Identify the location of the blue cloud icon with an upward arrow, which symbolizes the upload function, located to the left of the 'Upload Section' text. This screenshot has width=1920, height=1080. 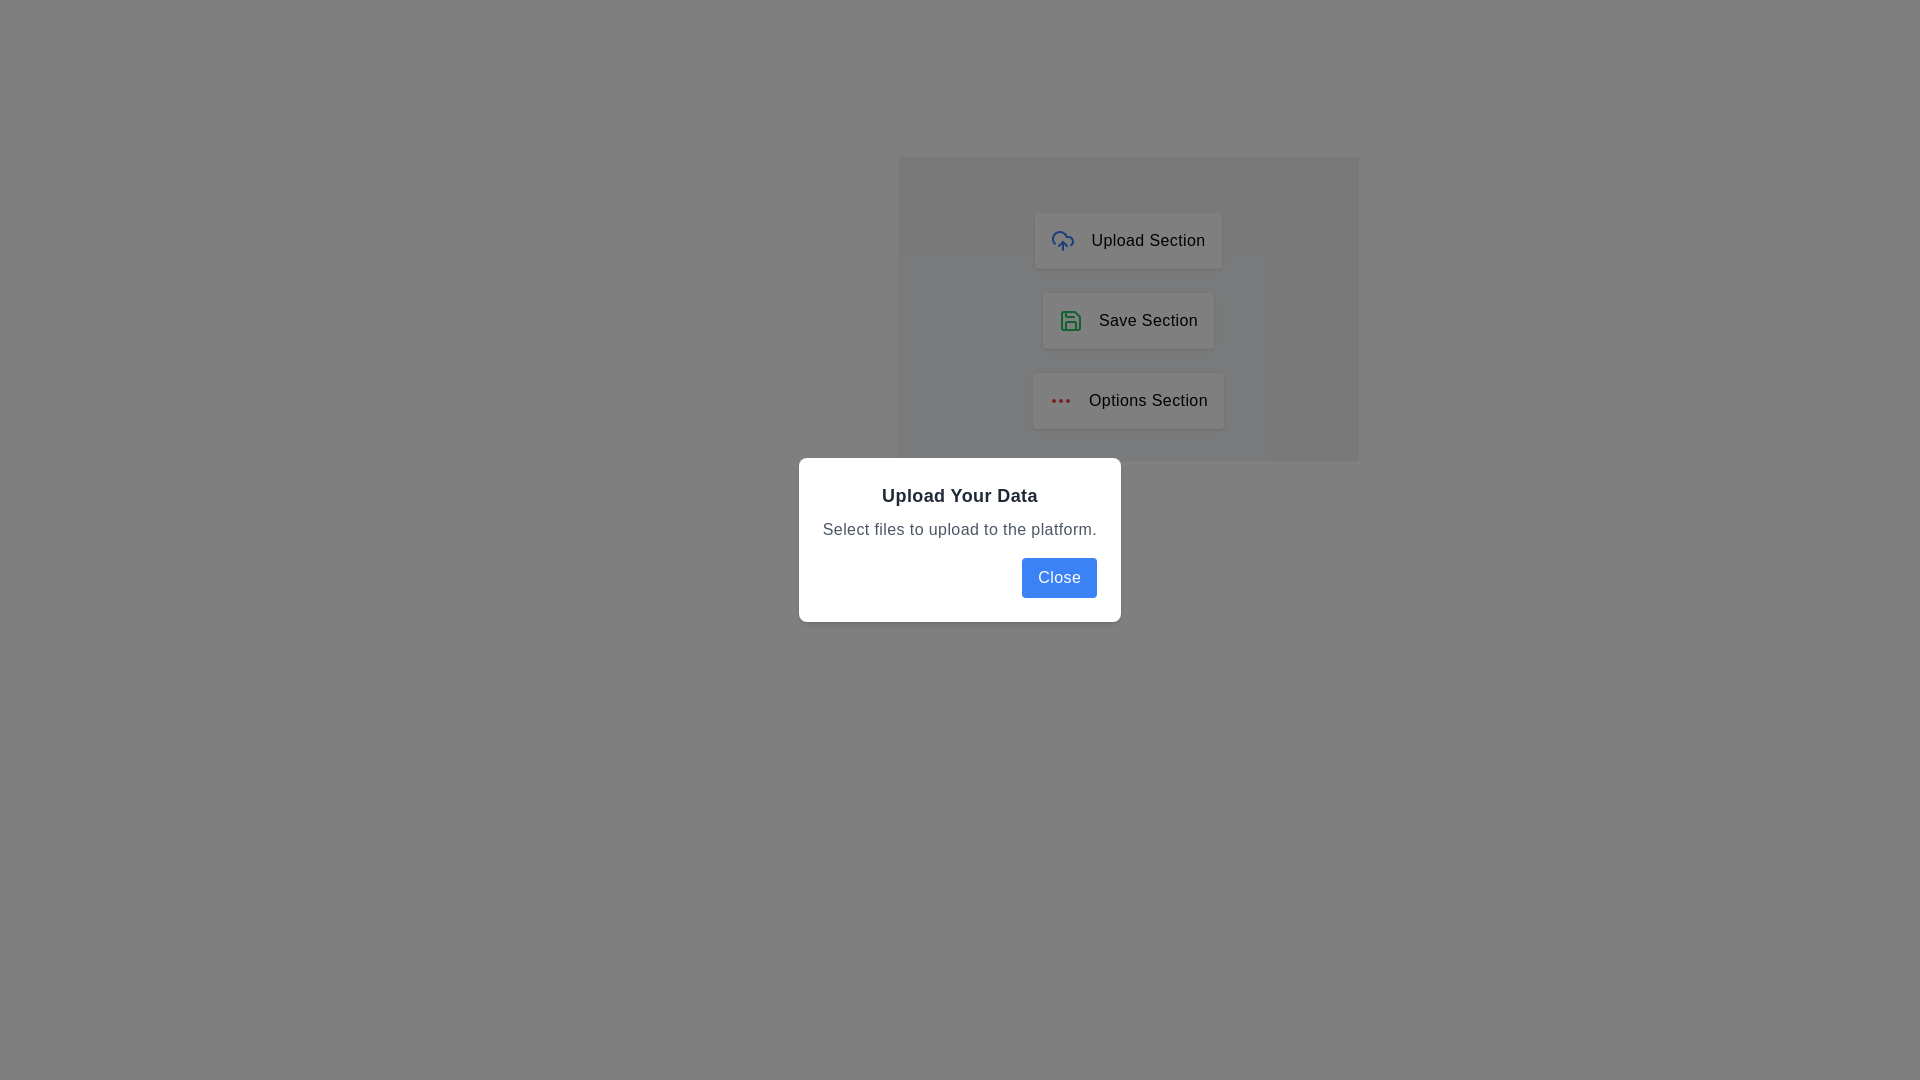
(1062, 239).